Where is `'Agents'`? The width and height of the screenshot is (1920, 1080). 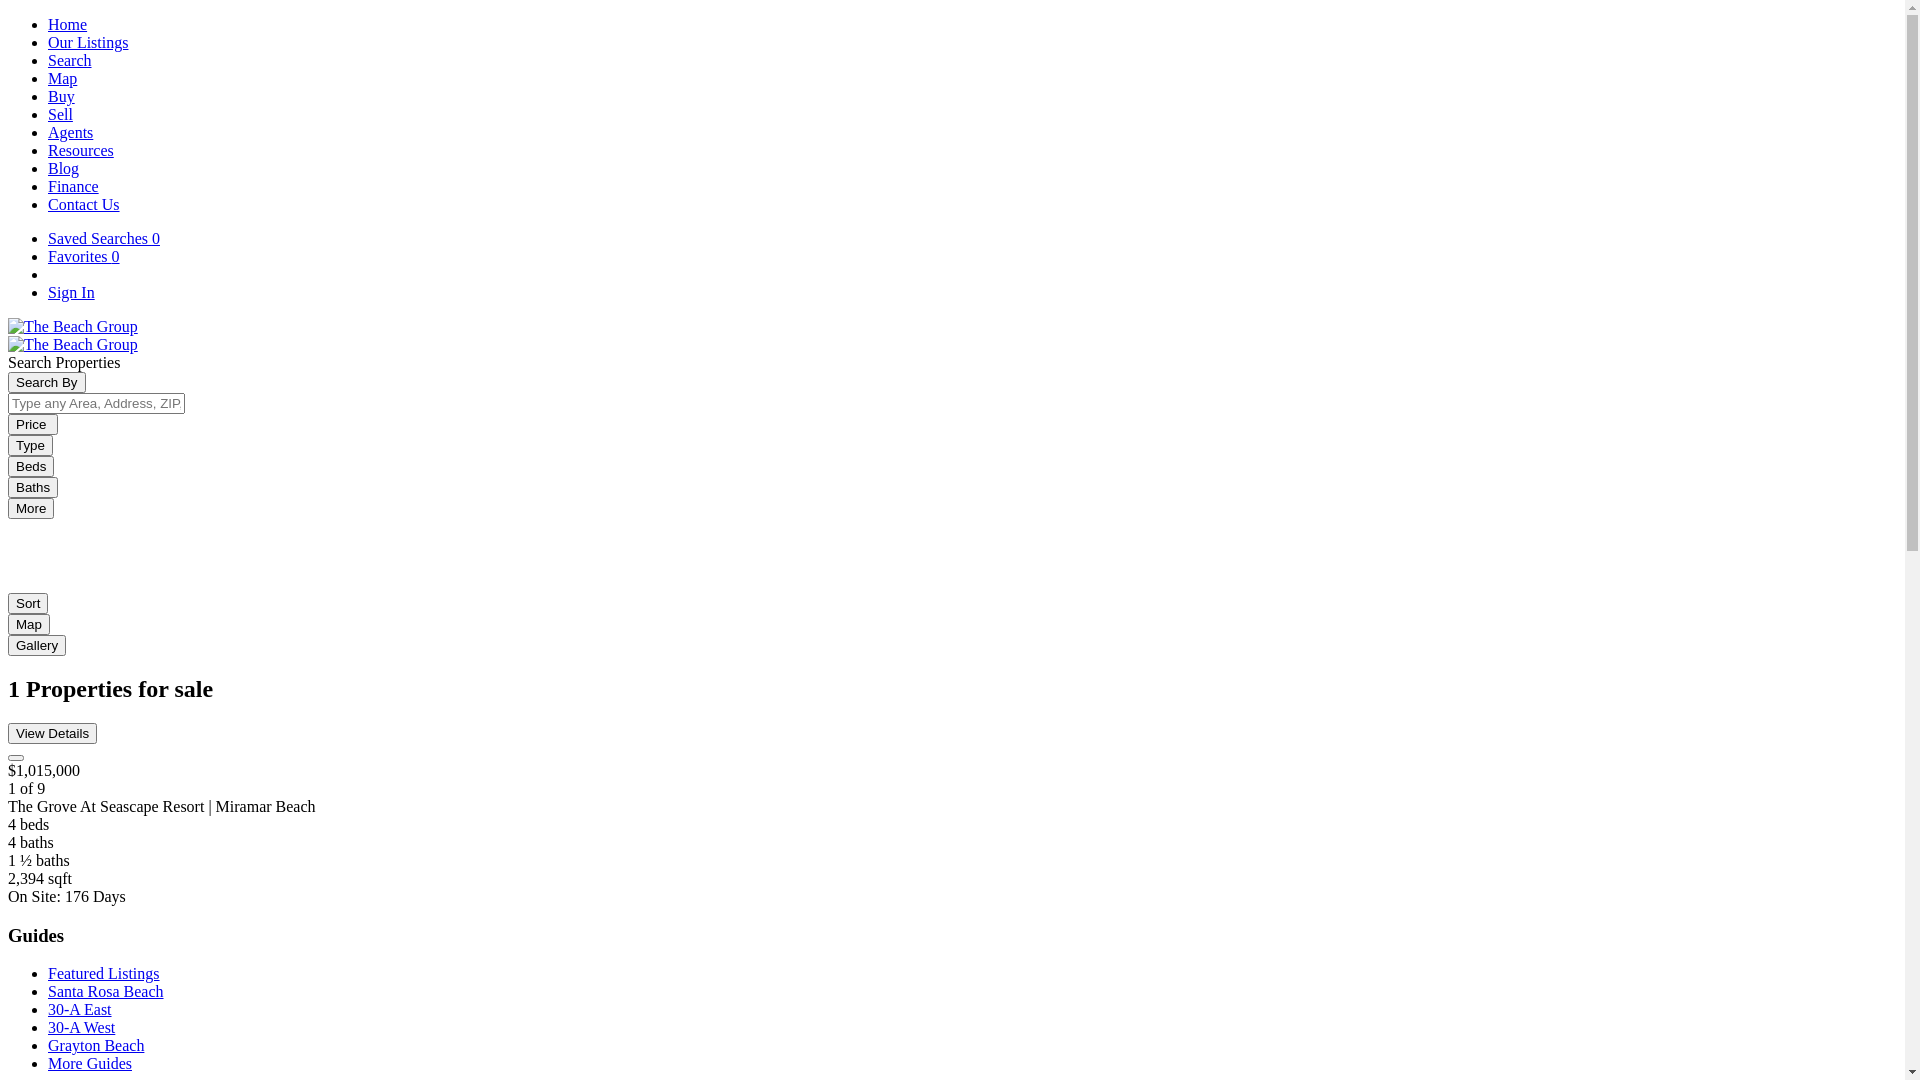
'Agents' is located at coordinates (70, 132).